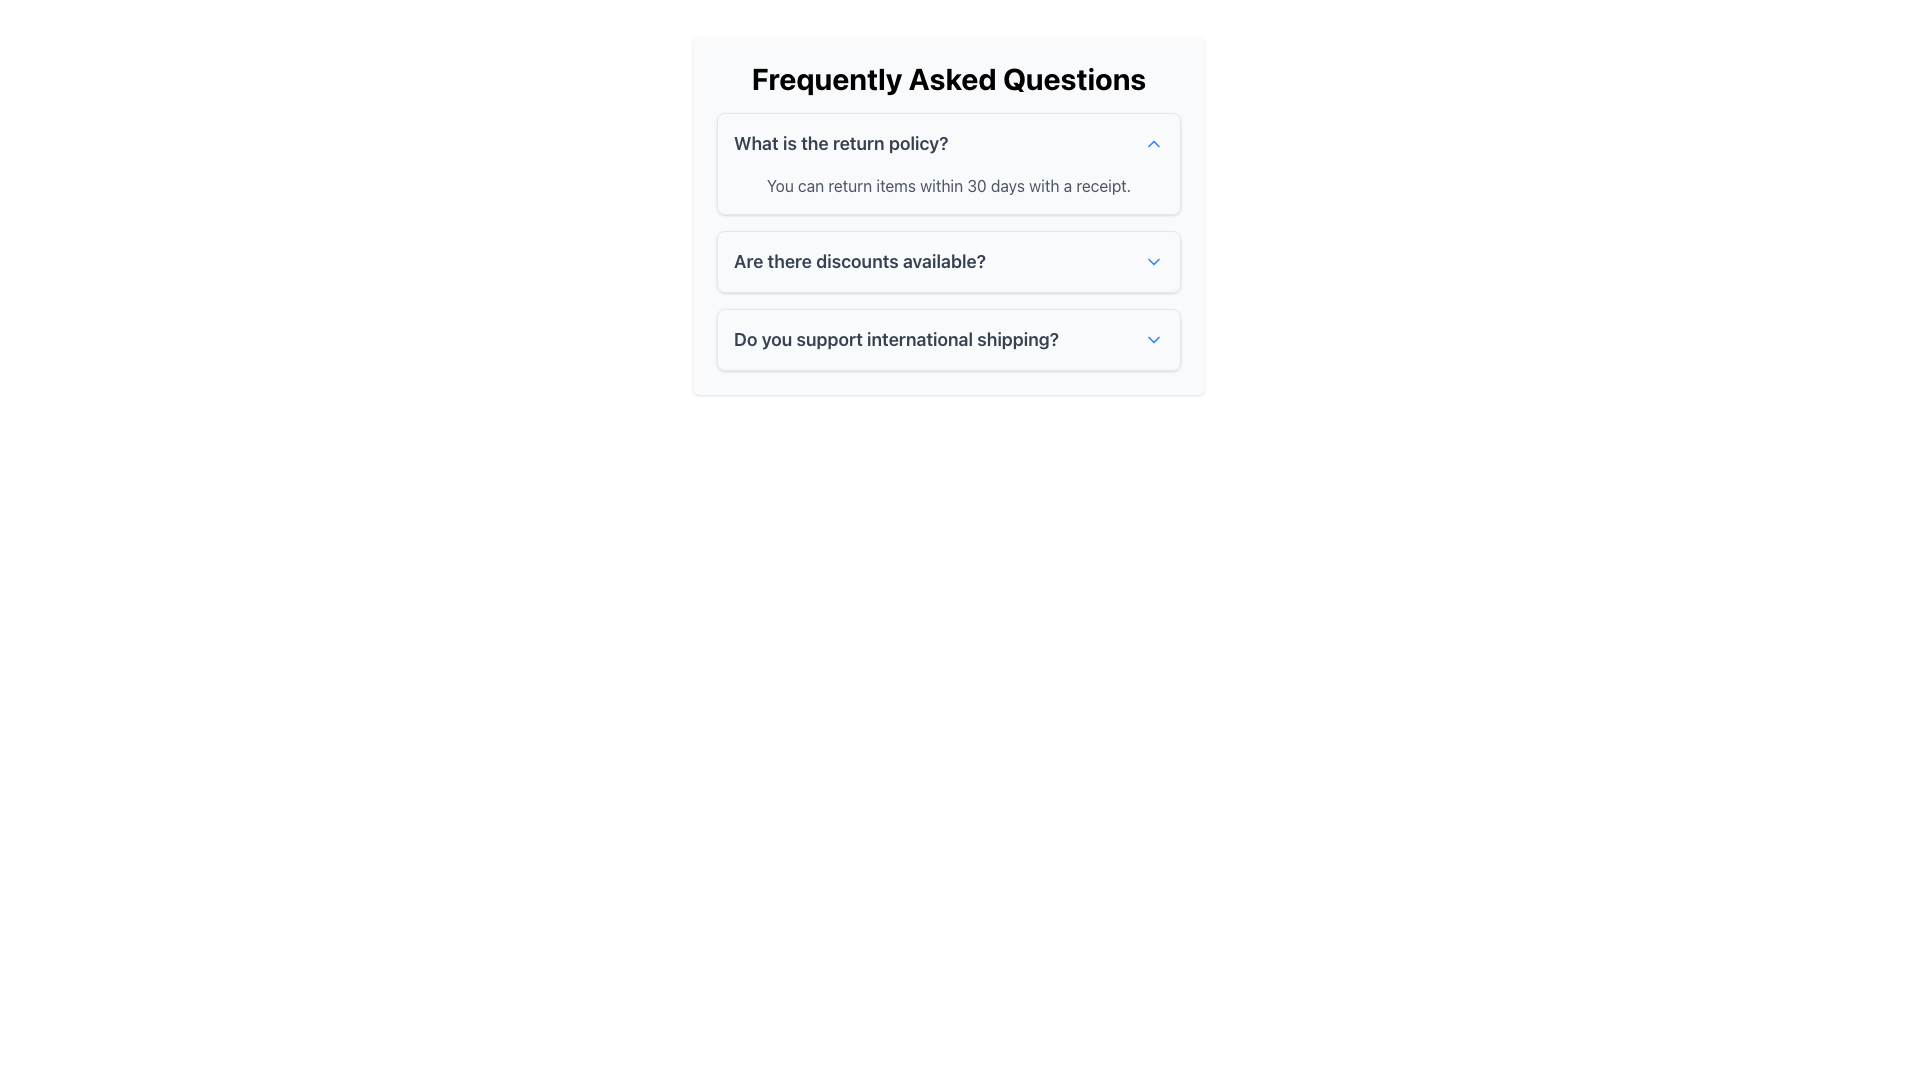  I want to click on the text heading that serves as the title for the FAQ content, which is located at the very top of a rounded card-like element, so click(948, 77).